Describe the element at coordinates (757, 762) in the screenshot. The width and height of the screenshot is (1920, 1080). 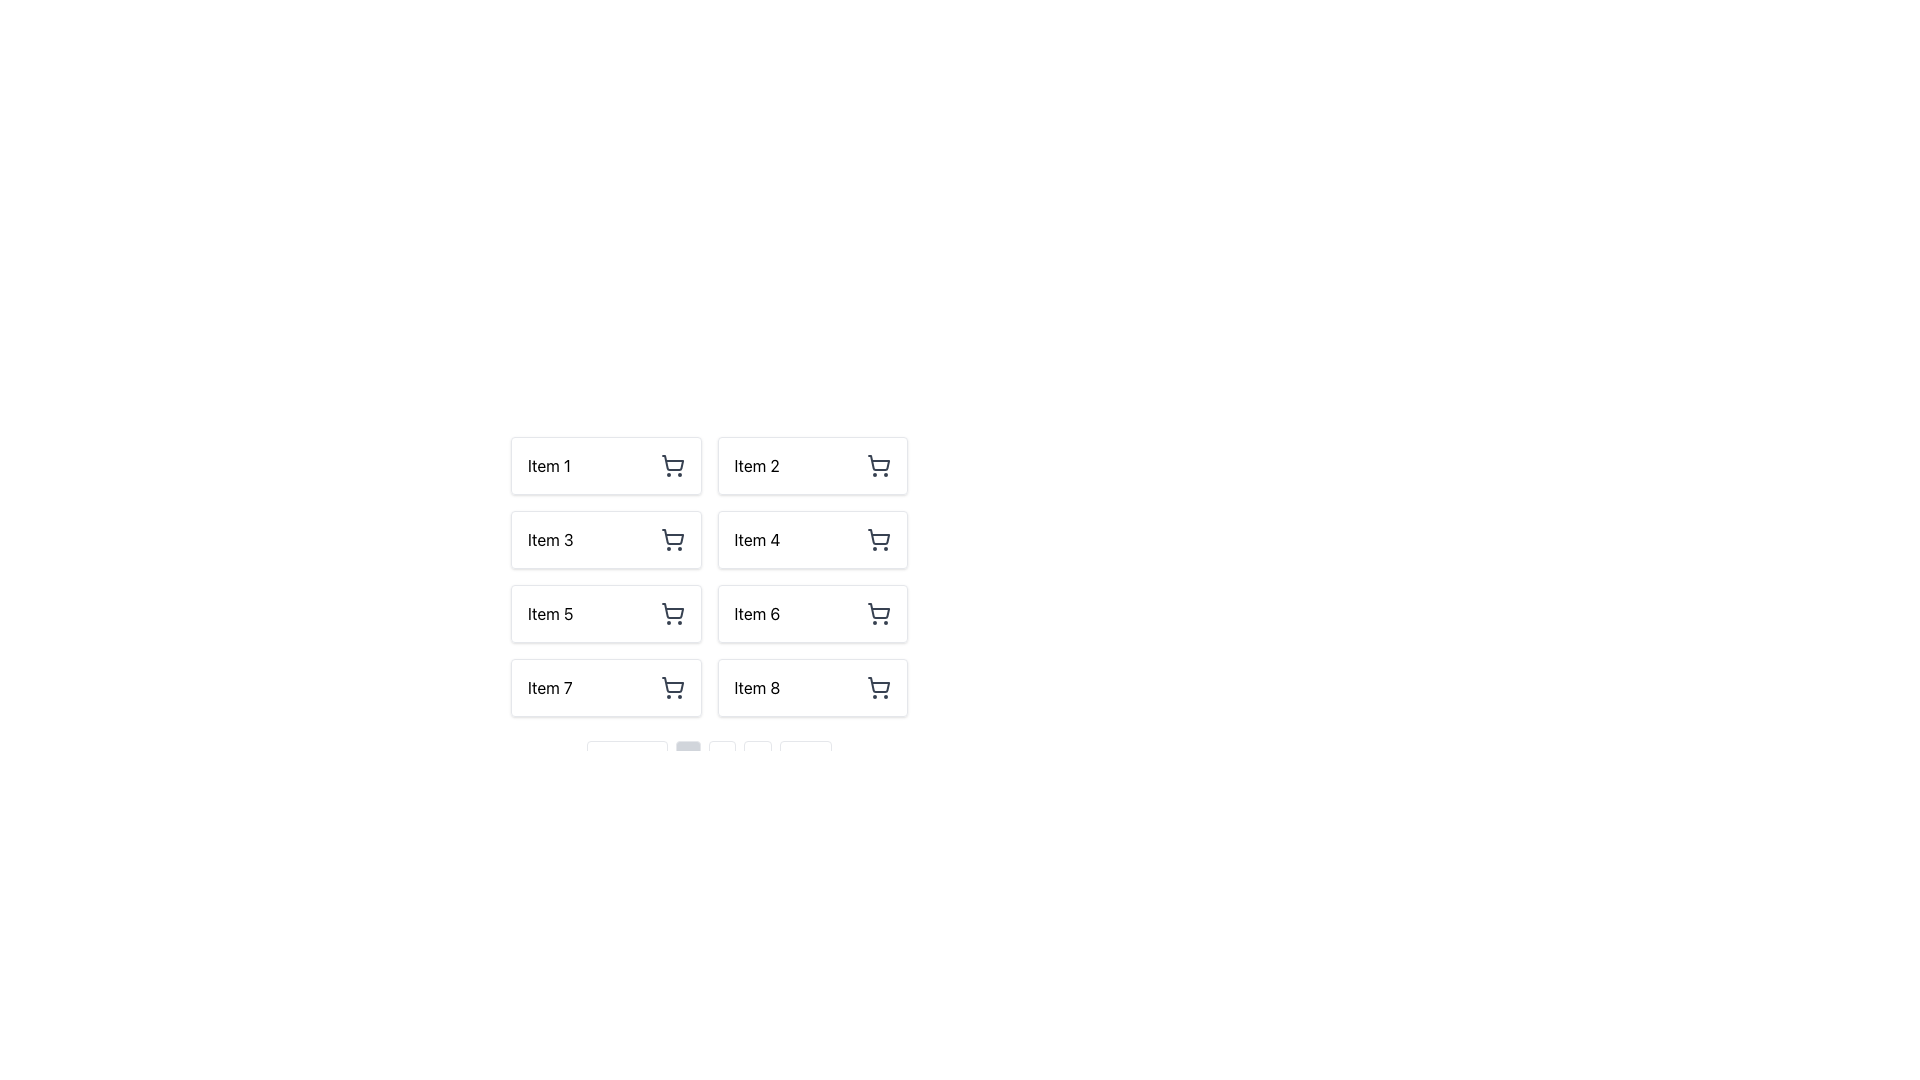
I see `the button labeled '3' located in the bottom navigation bar` at that location.